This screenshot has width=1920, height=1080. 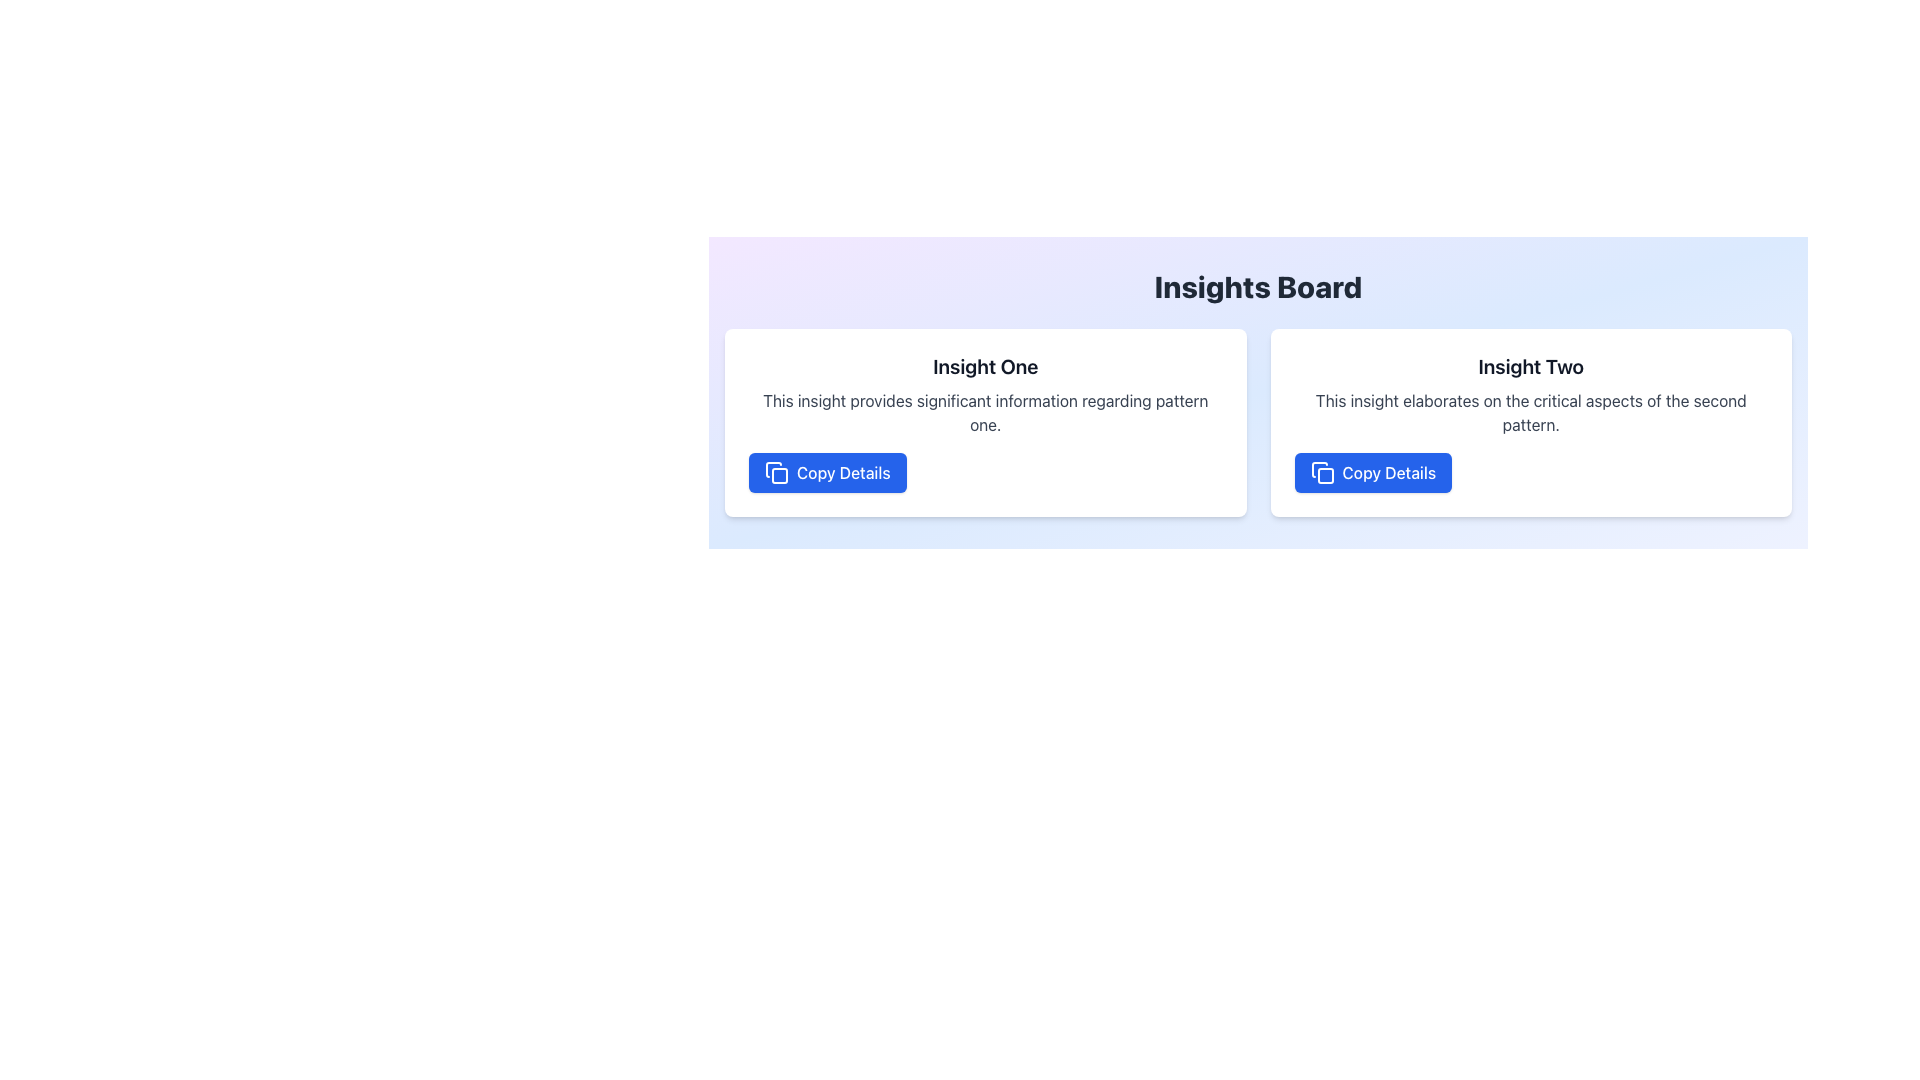 I want to click on the 'Copy Details' button with a blue background and white text located in the 'Insight Two' card, so click(x=1372, y=473).